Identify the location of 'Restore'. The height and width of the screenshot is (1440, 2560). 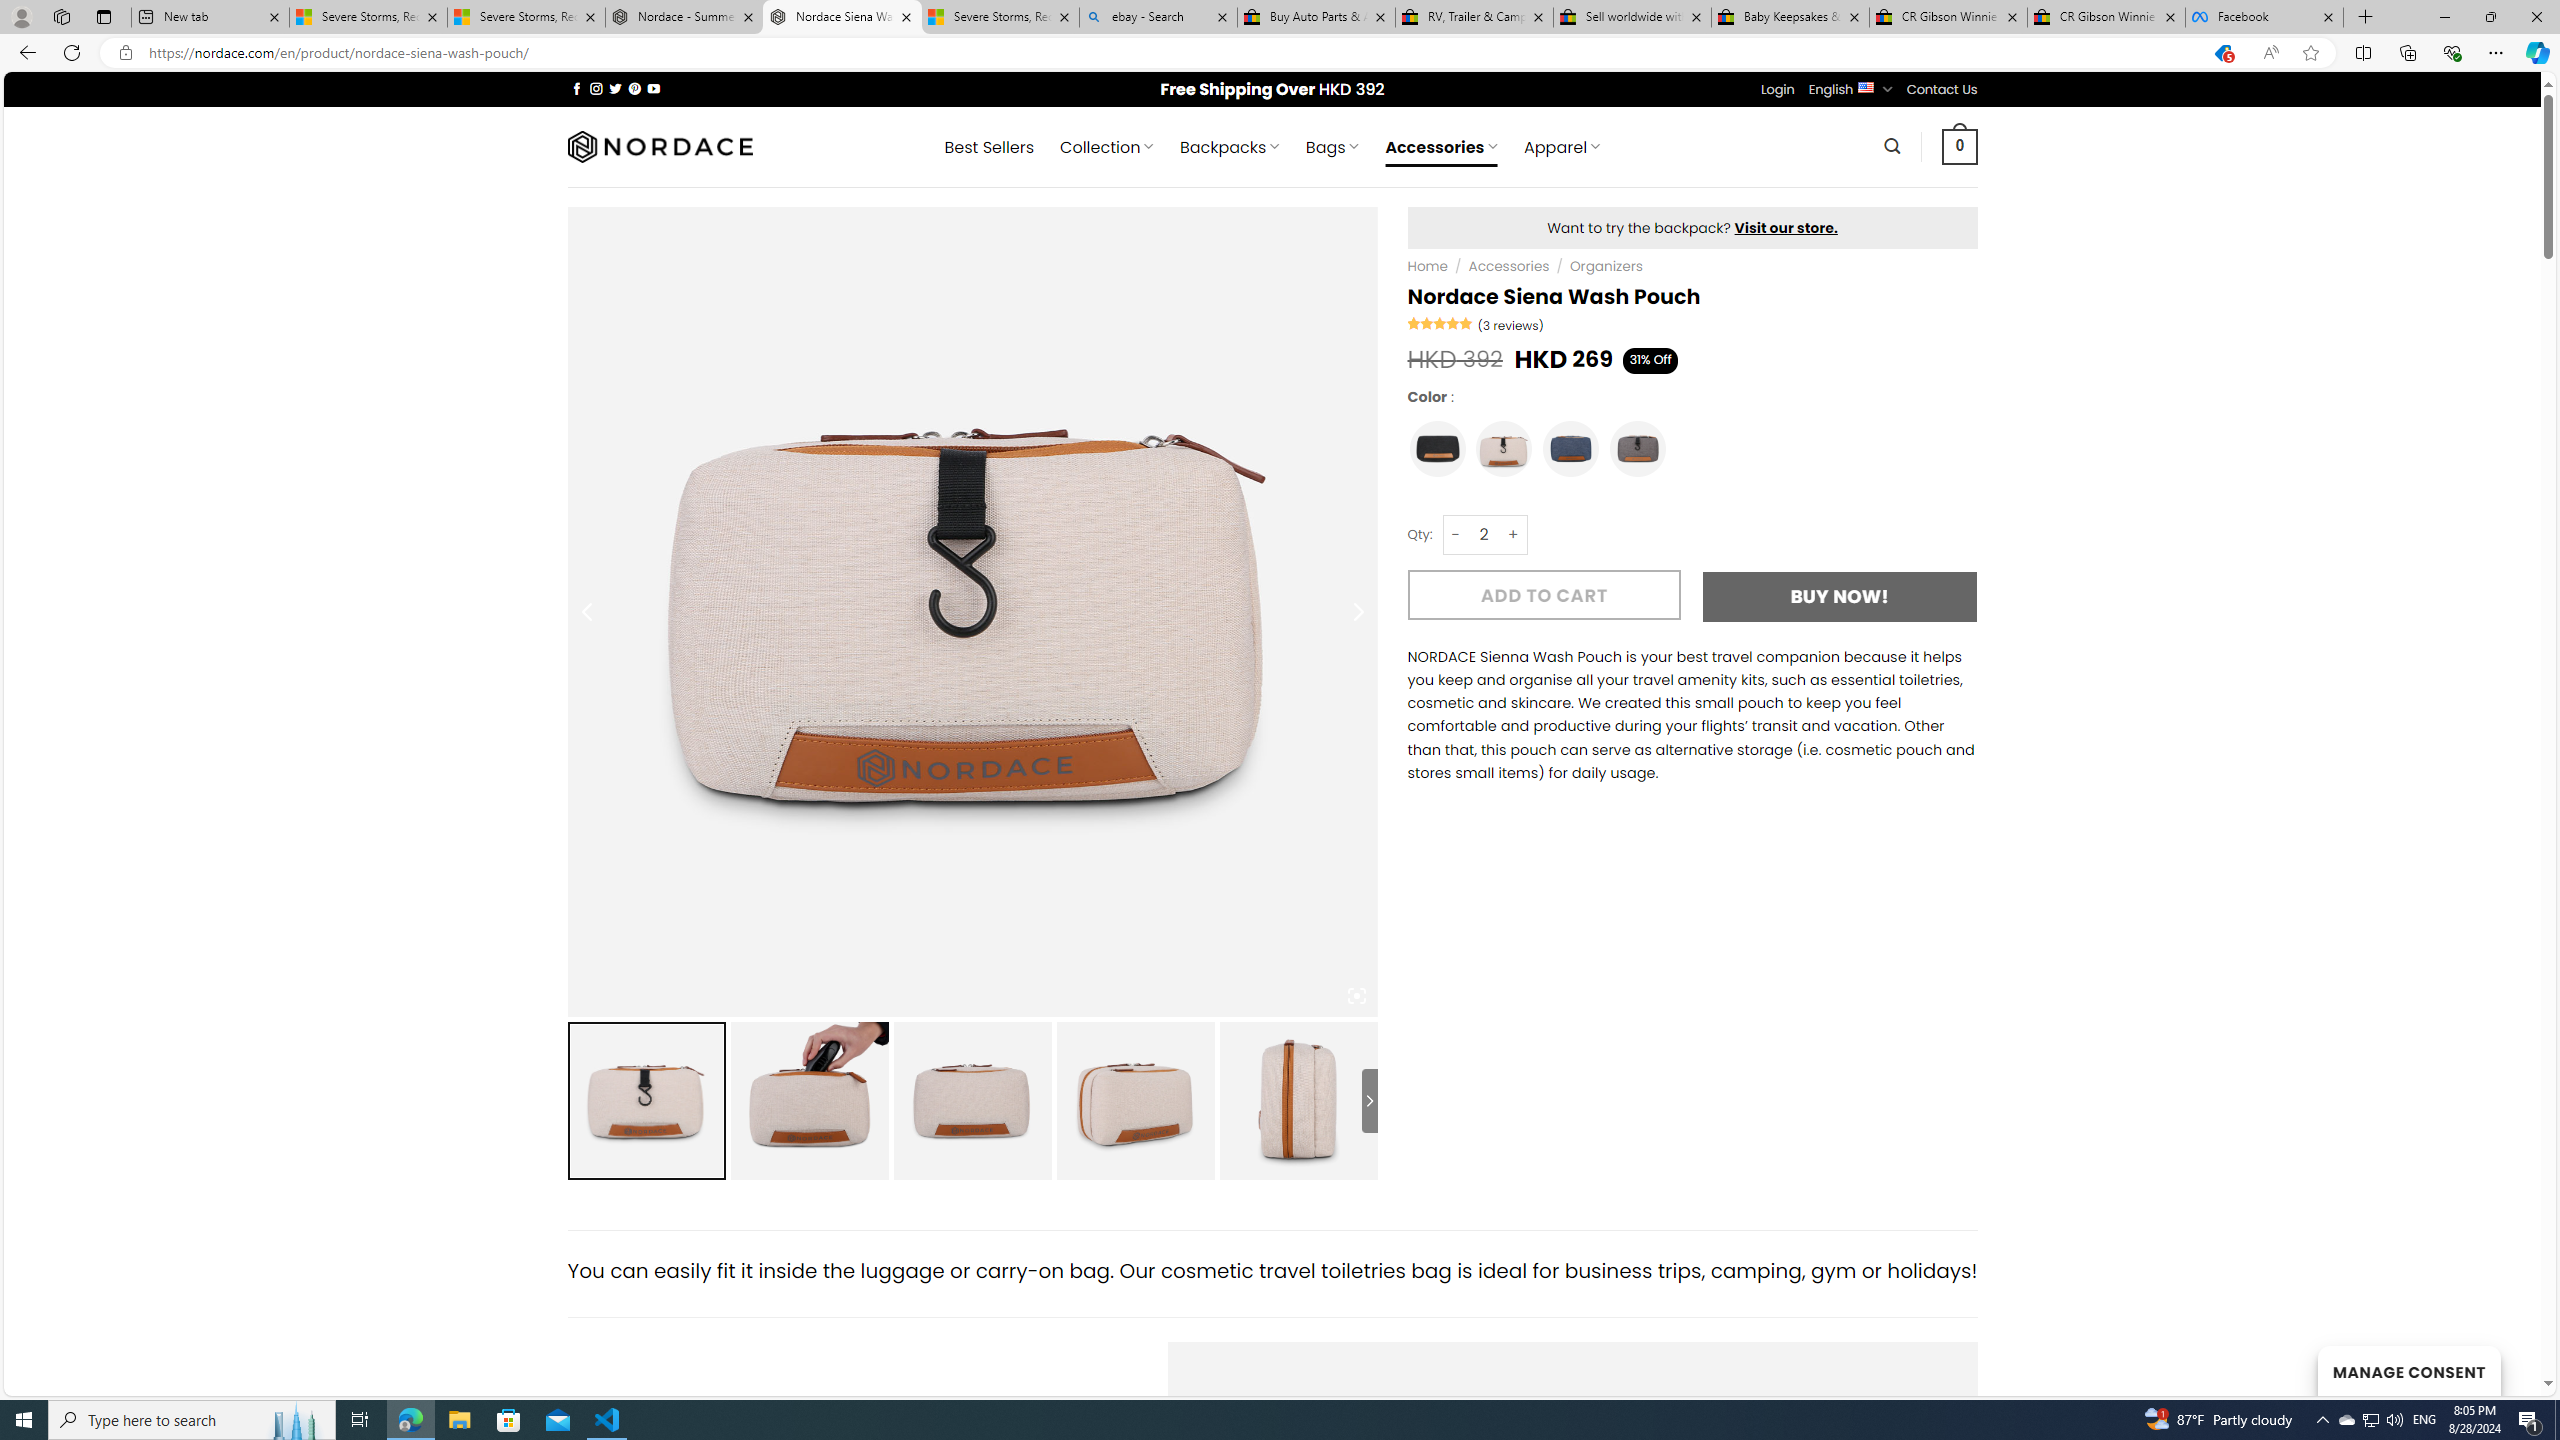
(2490, 16).